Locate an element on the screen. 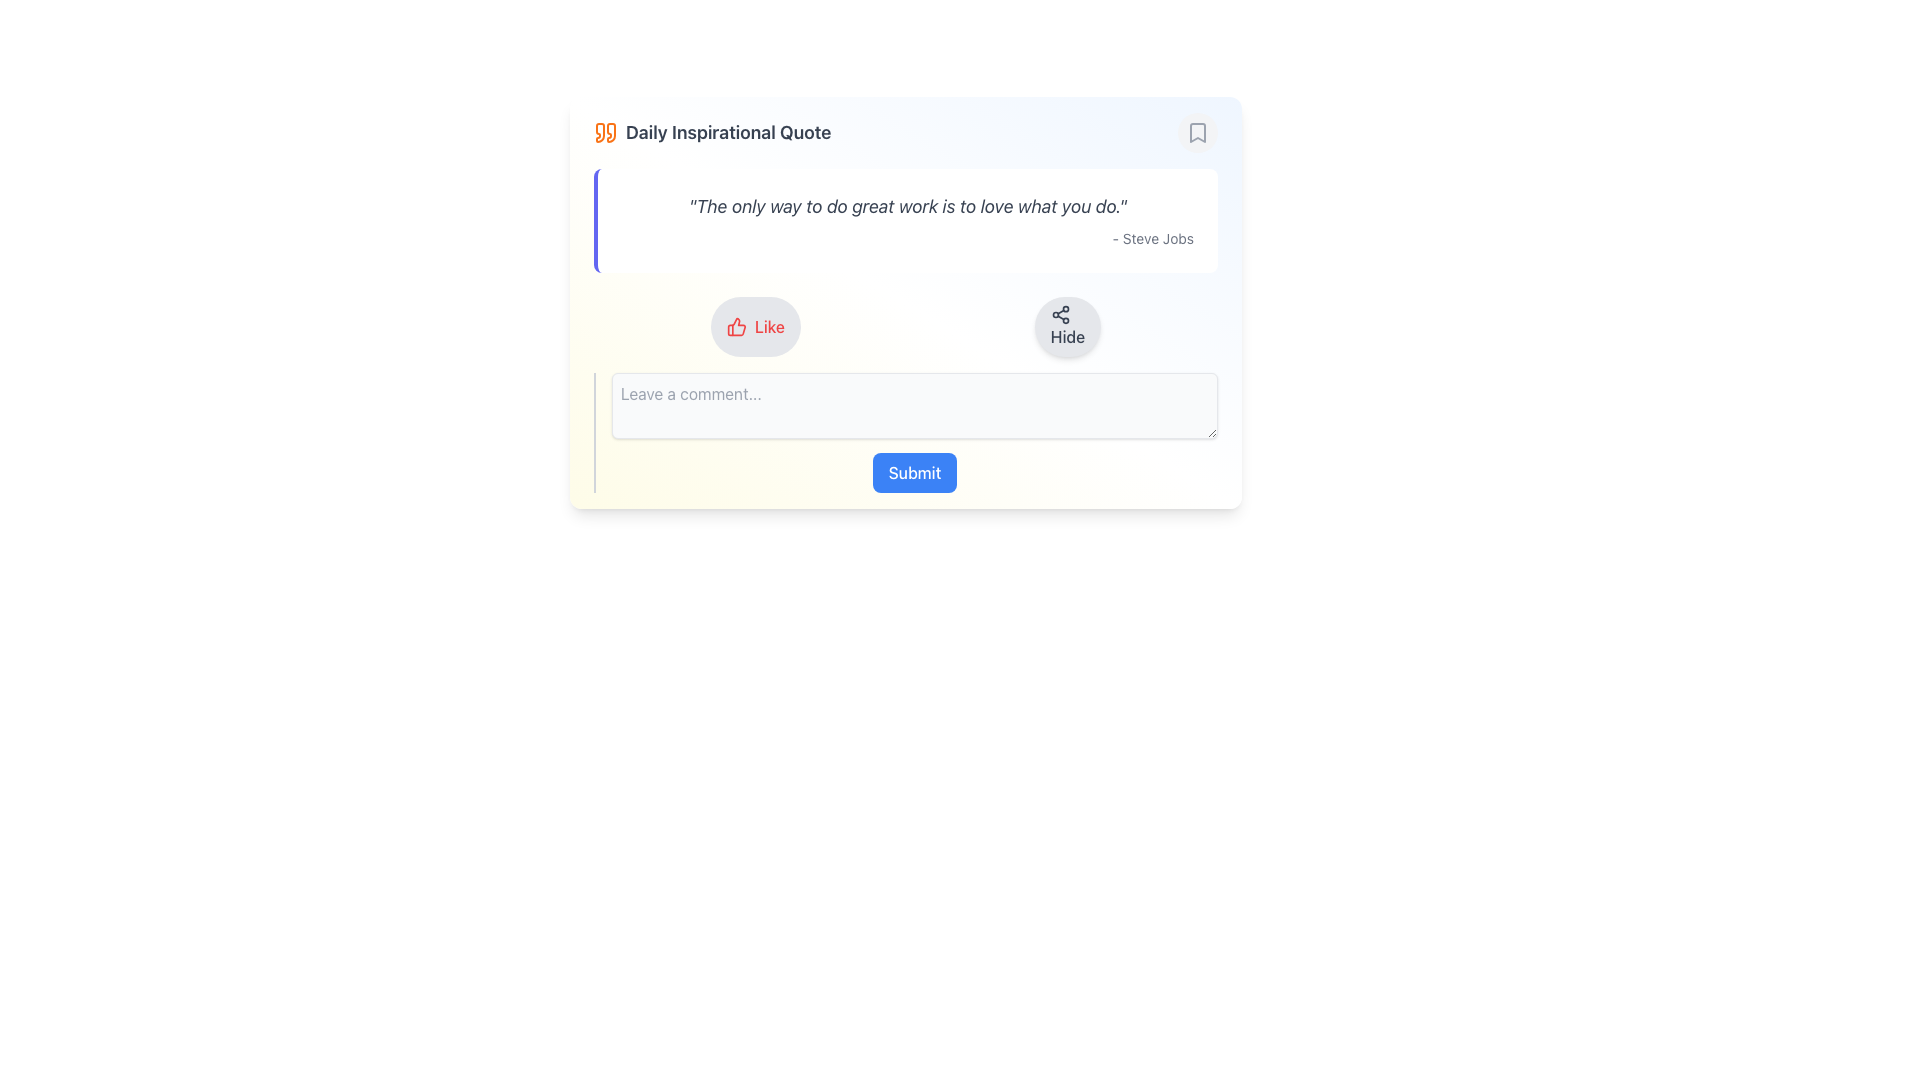 This screenshot has width=1920, height=1080. the text label that reads 'Daily Inspirational Quote', styled in bold dark gray, located inline with an orange quote icon to its left is located at coordinates (712, 132).